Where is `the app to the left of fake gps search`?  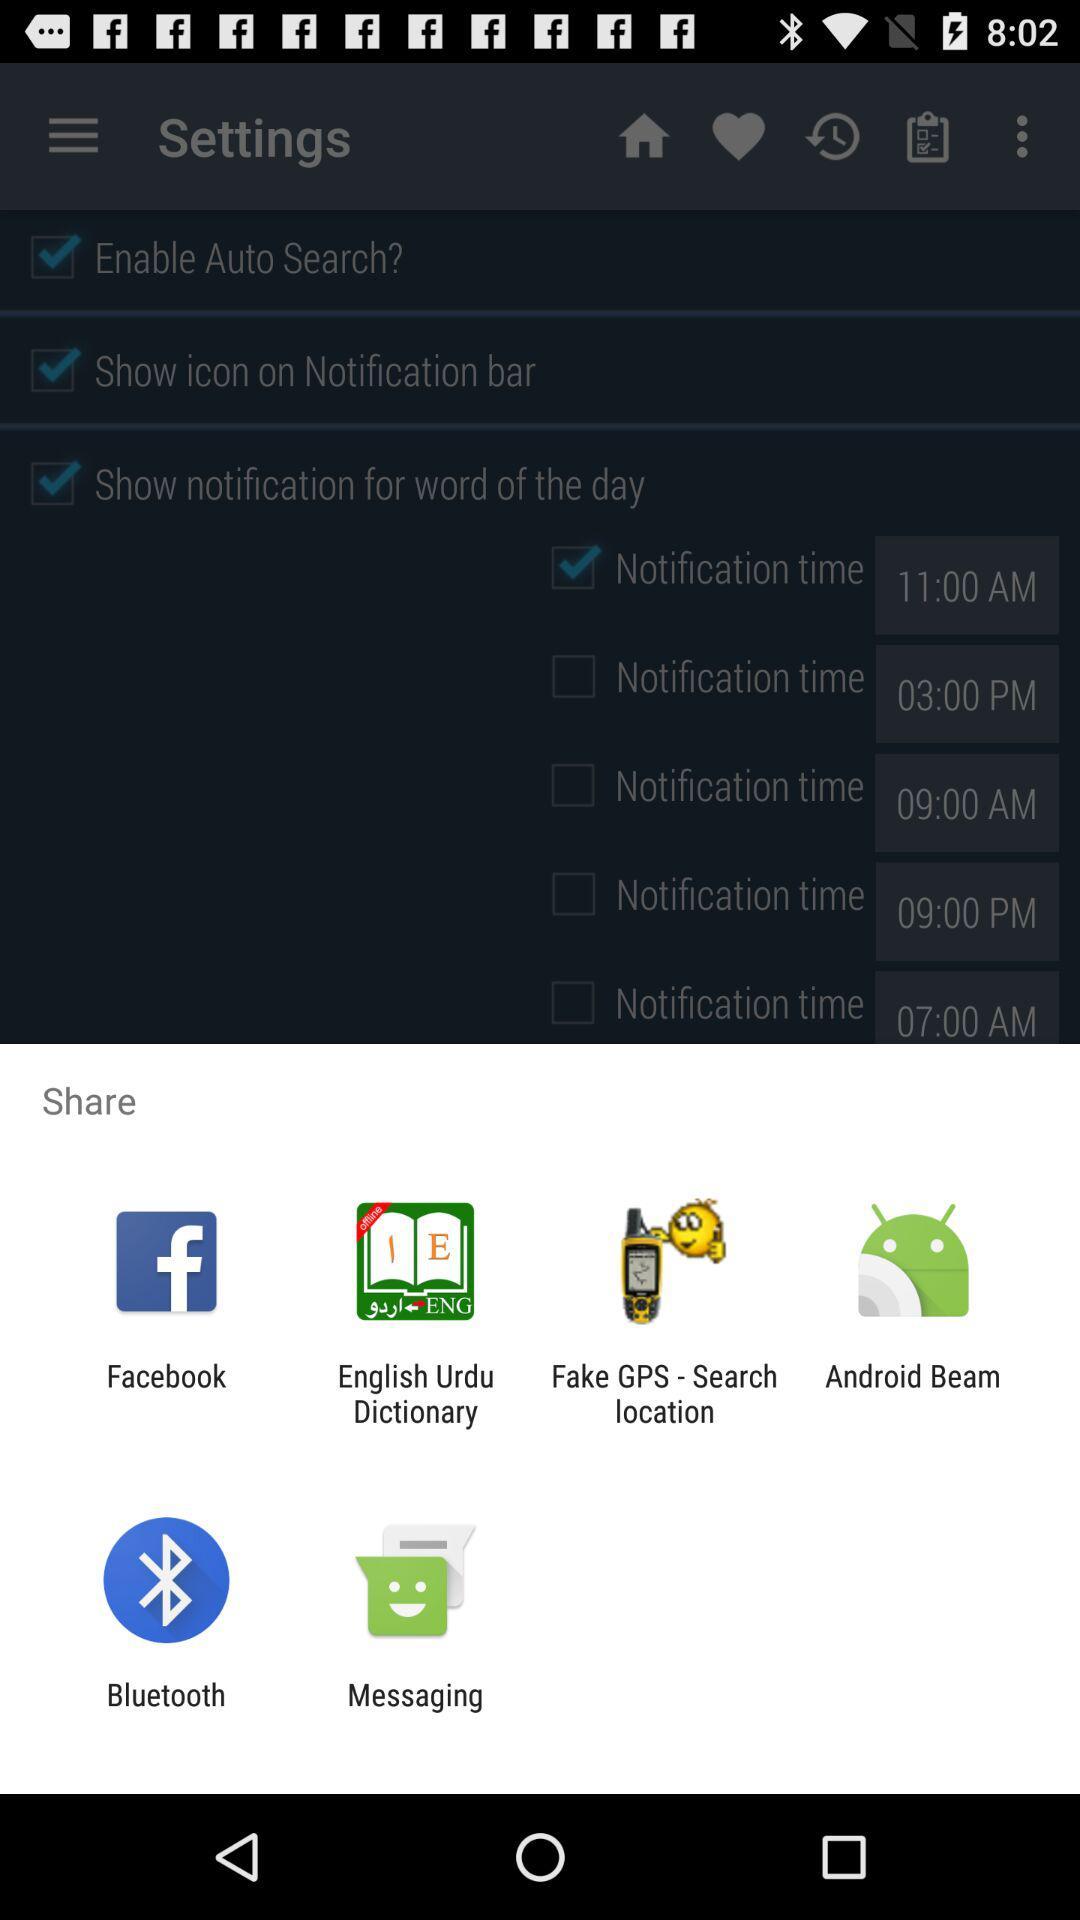 the app to the left of fake gps search is located at coordinates (414, 1392).